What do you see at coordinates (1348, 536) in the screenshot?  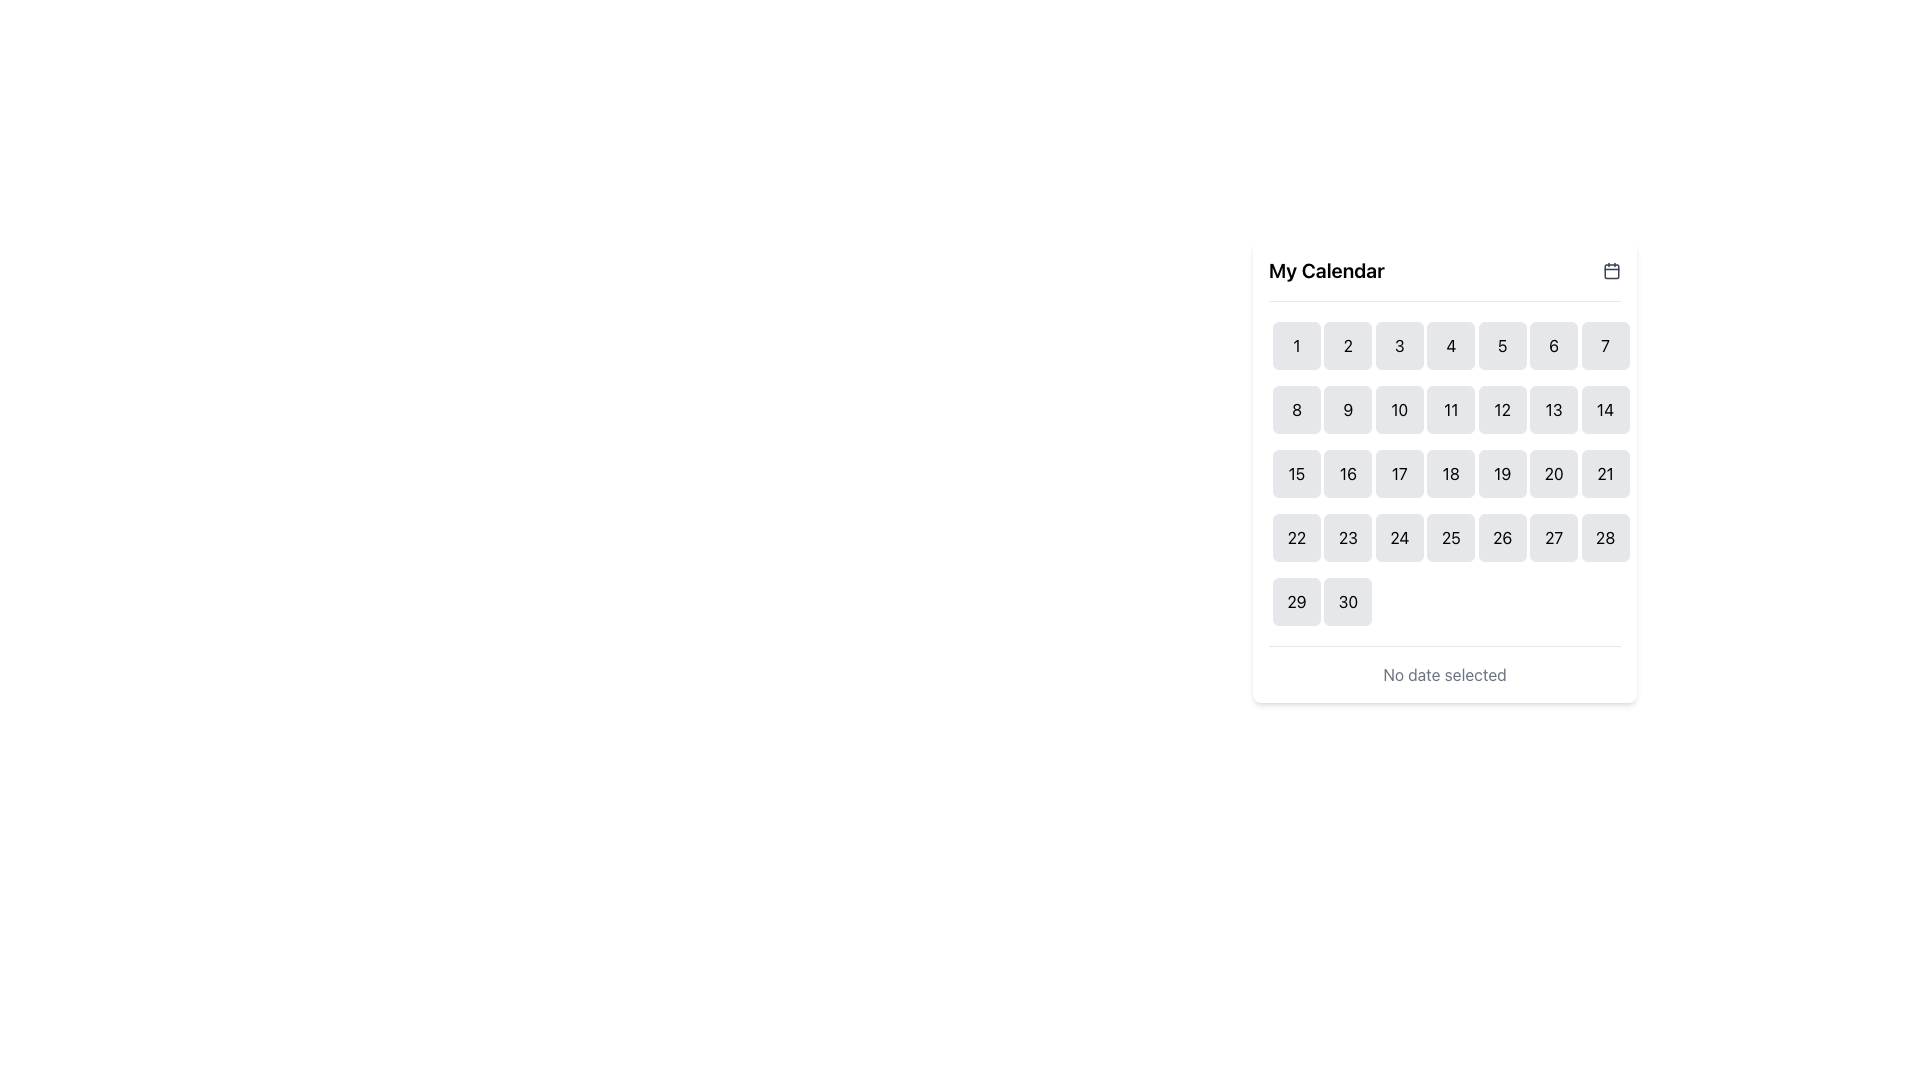 I see `the button labeled '23' in the calendar grid` at bounding box center [1348, 536].